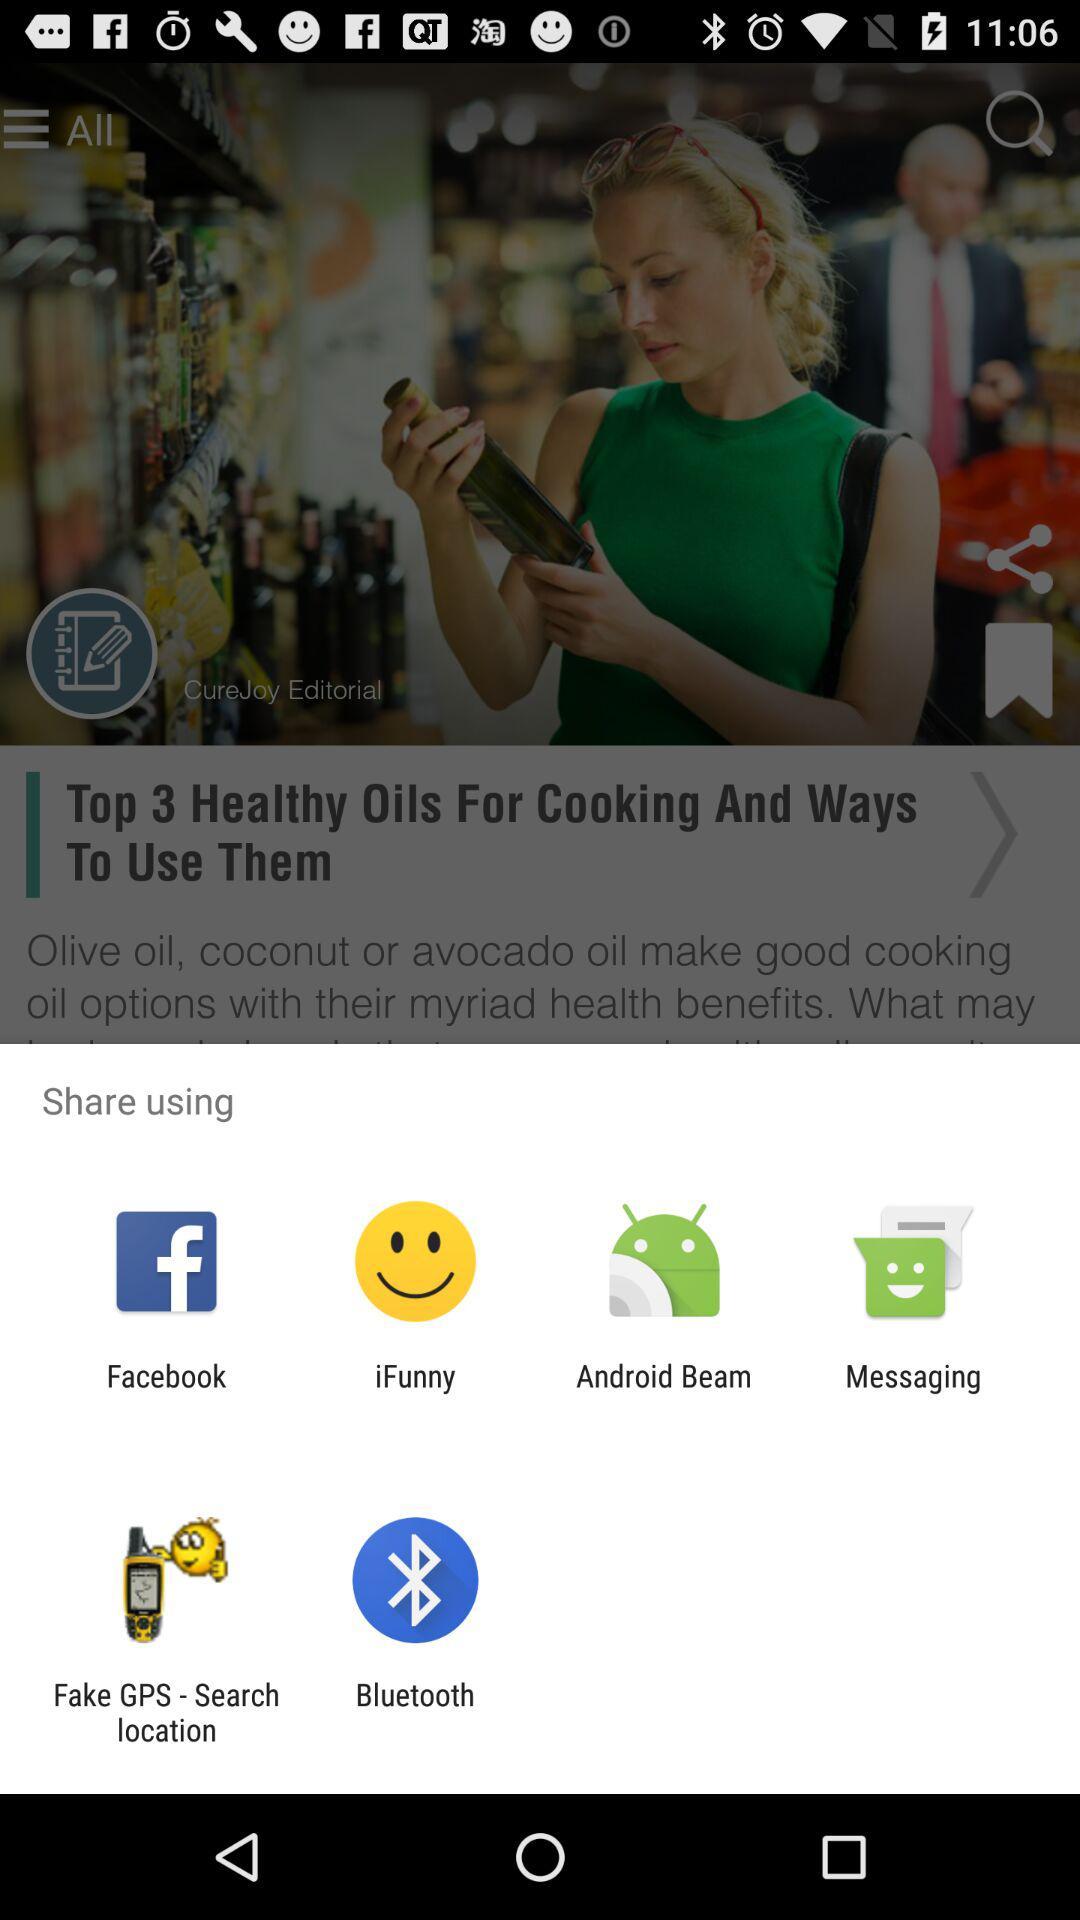 The image size is (1080, 1920). I want to click on the facebook item, so click(165, 1392).